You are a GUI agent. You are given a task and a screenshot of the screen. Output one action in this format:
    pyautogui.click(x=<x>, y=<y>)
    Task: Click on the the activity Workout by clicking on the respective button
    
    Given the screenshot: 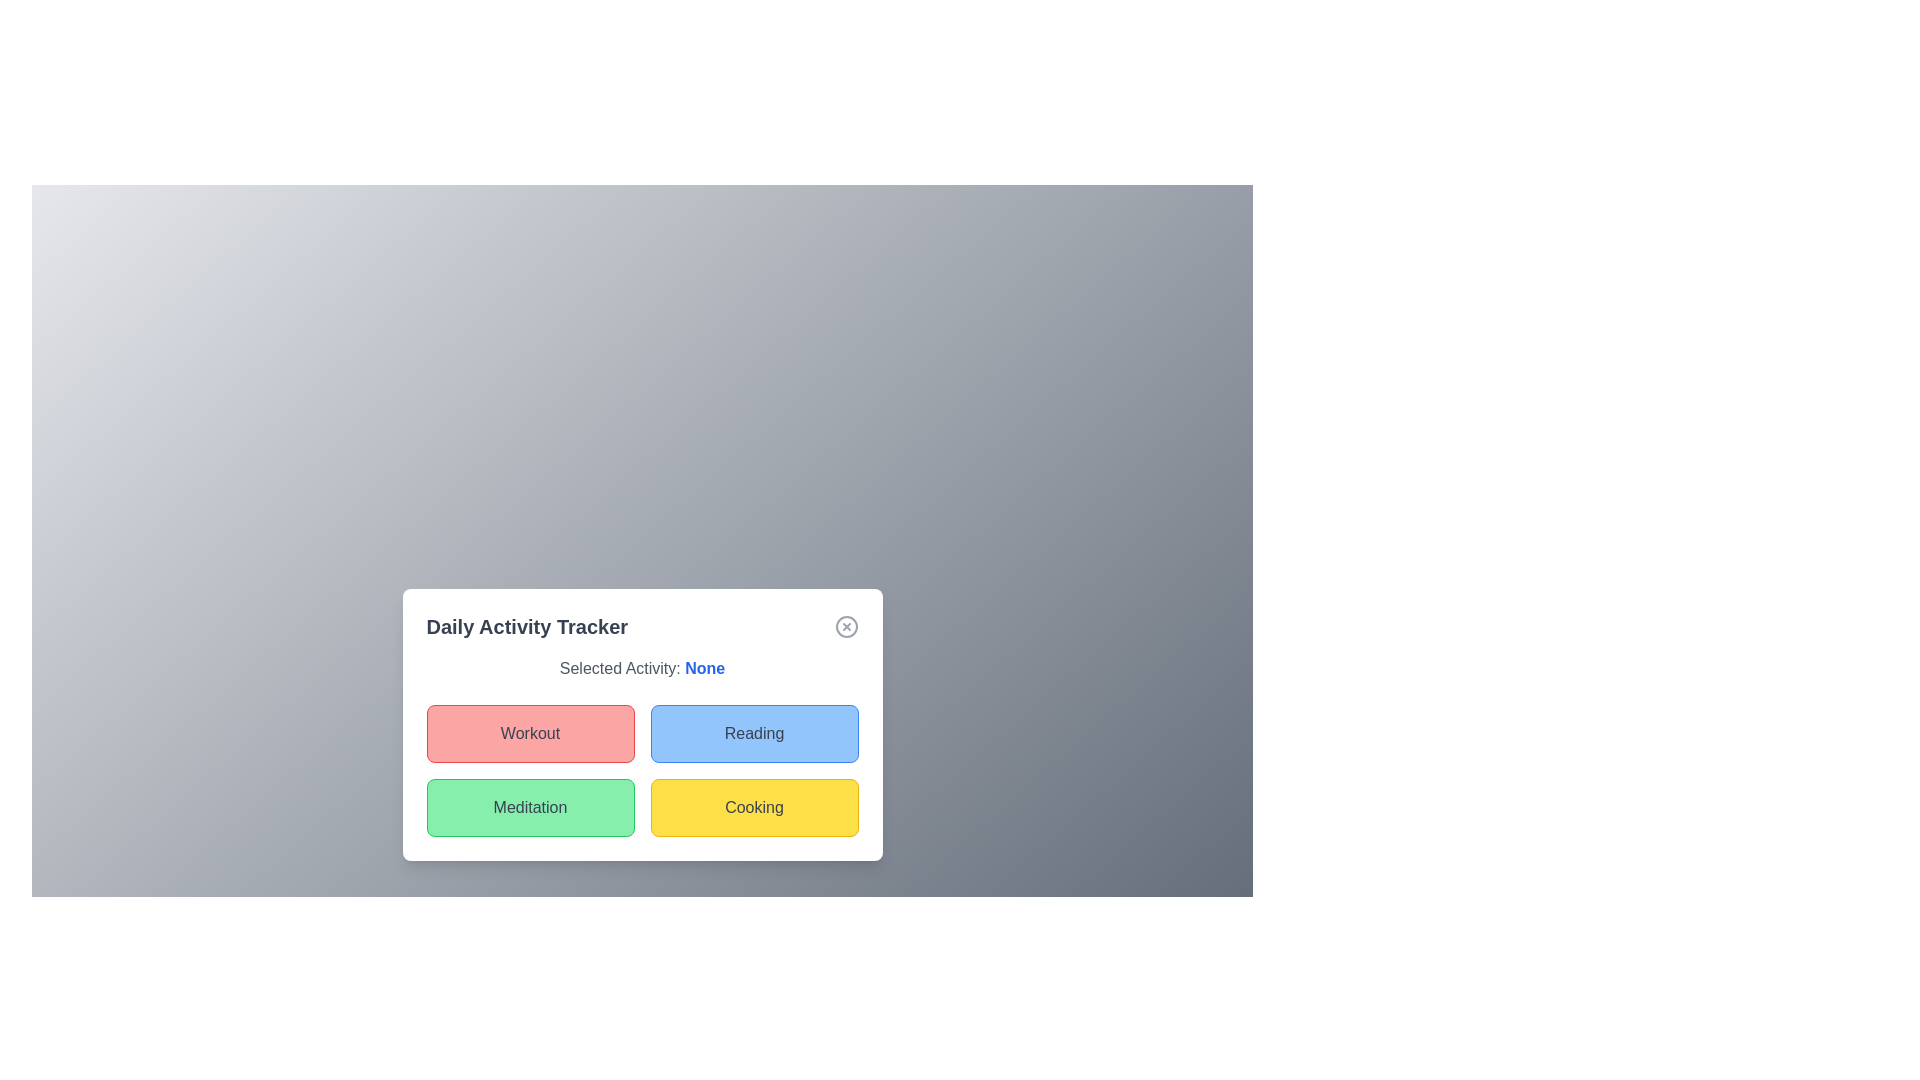 What is the action you would take?
    pyautogui.click(x=530, y=733)
    